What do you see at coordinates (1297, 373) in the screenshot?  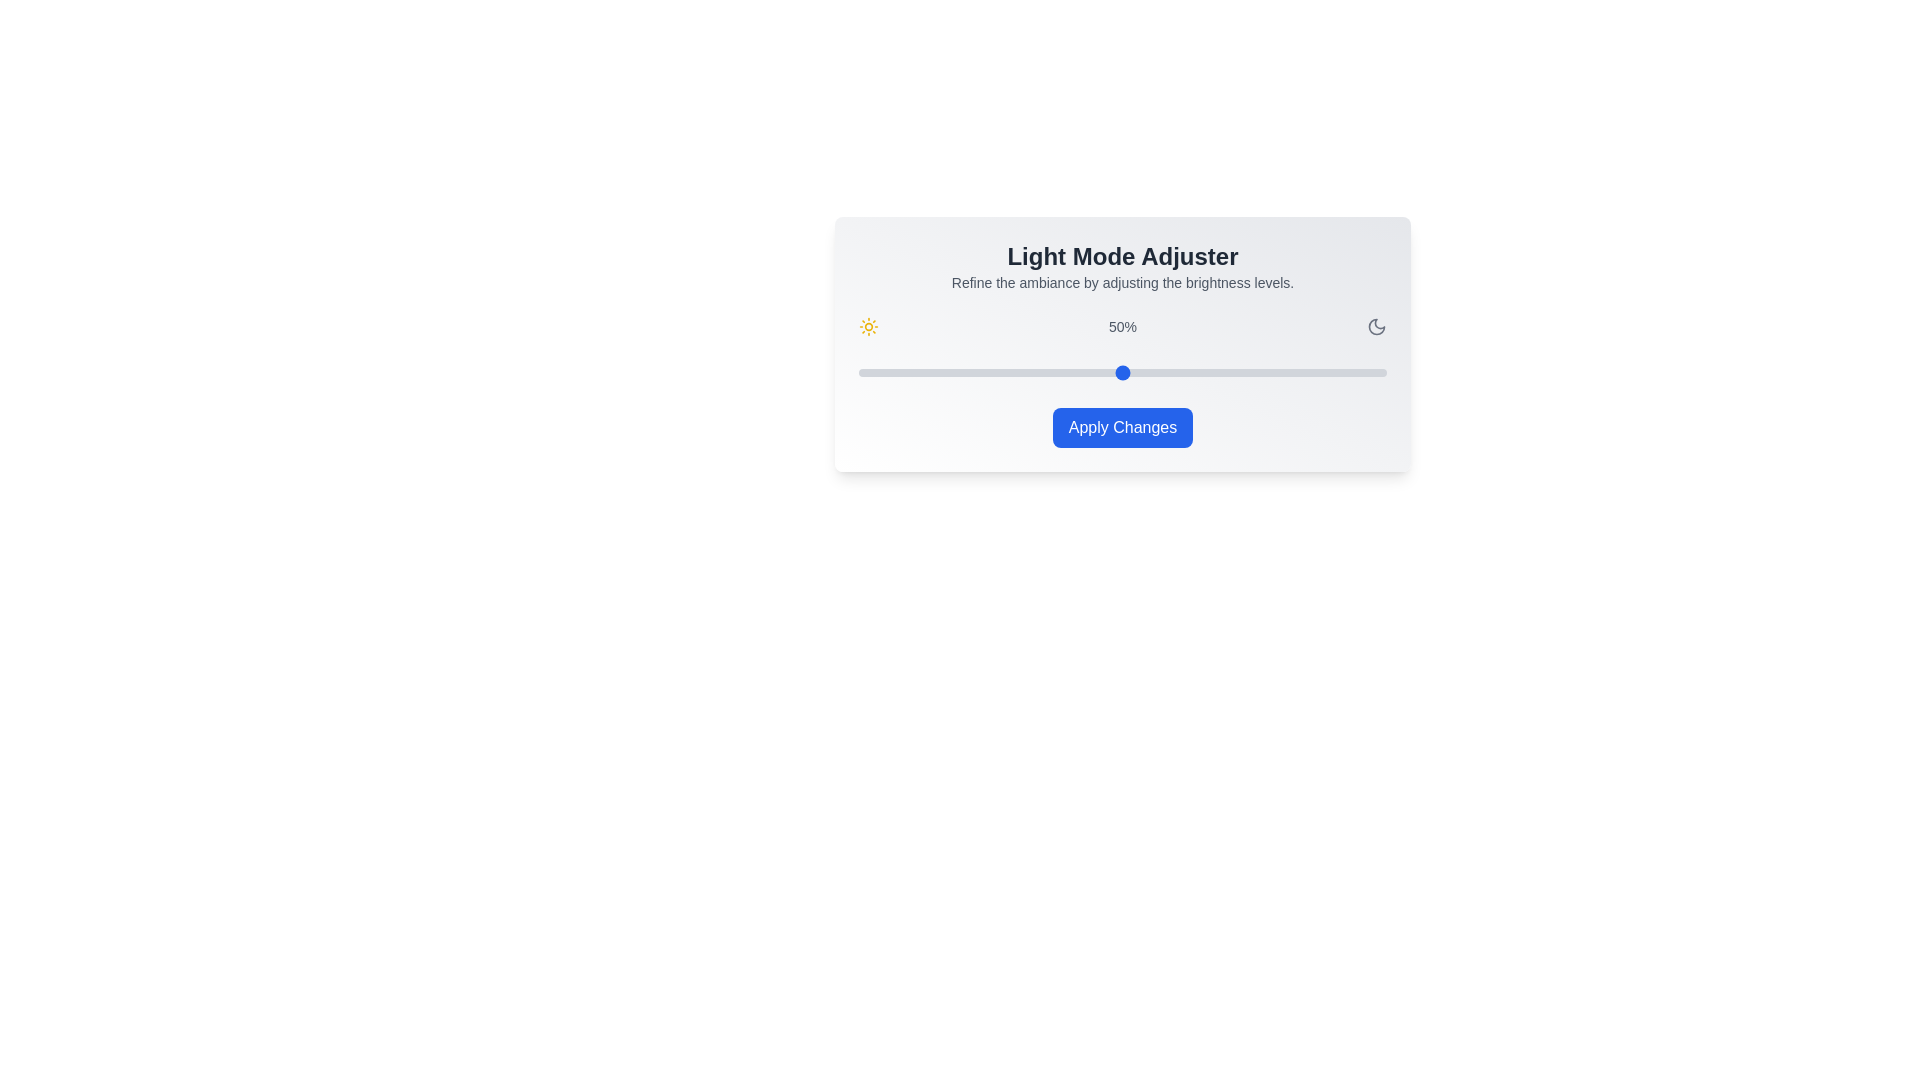 I see `the brightness slider to 83%` at bounding box center [1297, 373].